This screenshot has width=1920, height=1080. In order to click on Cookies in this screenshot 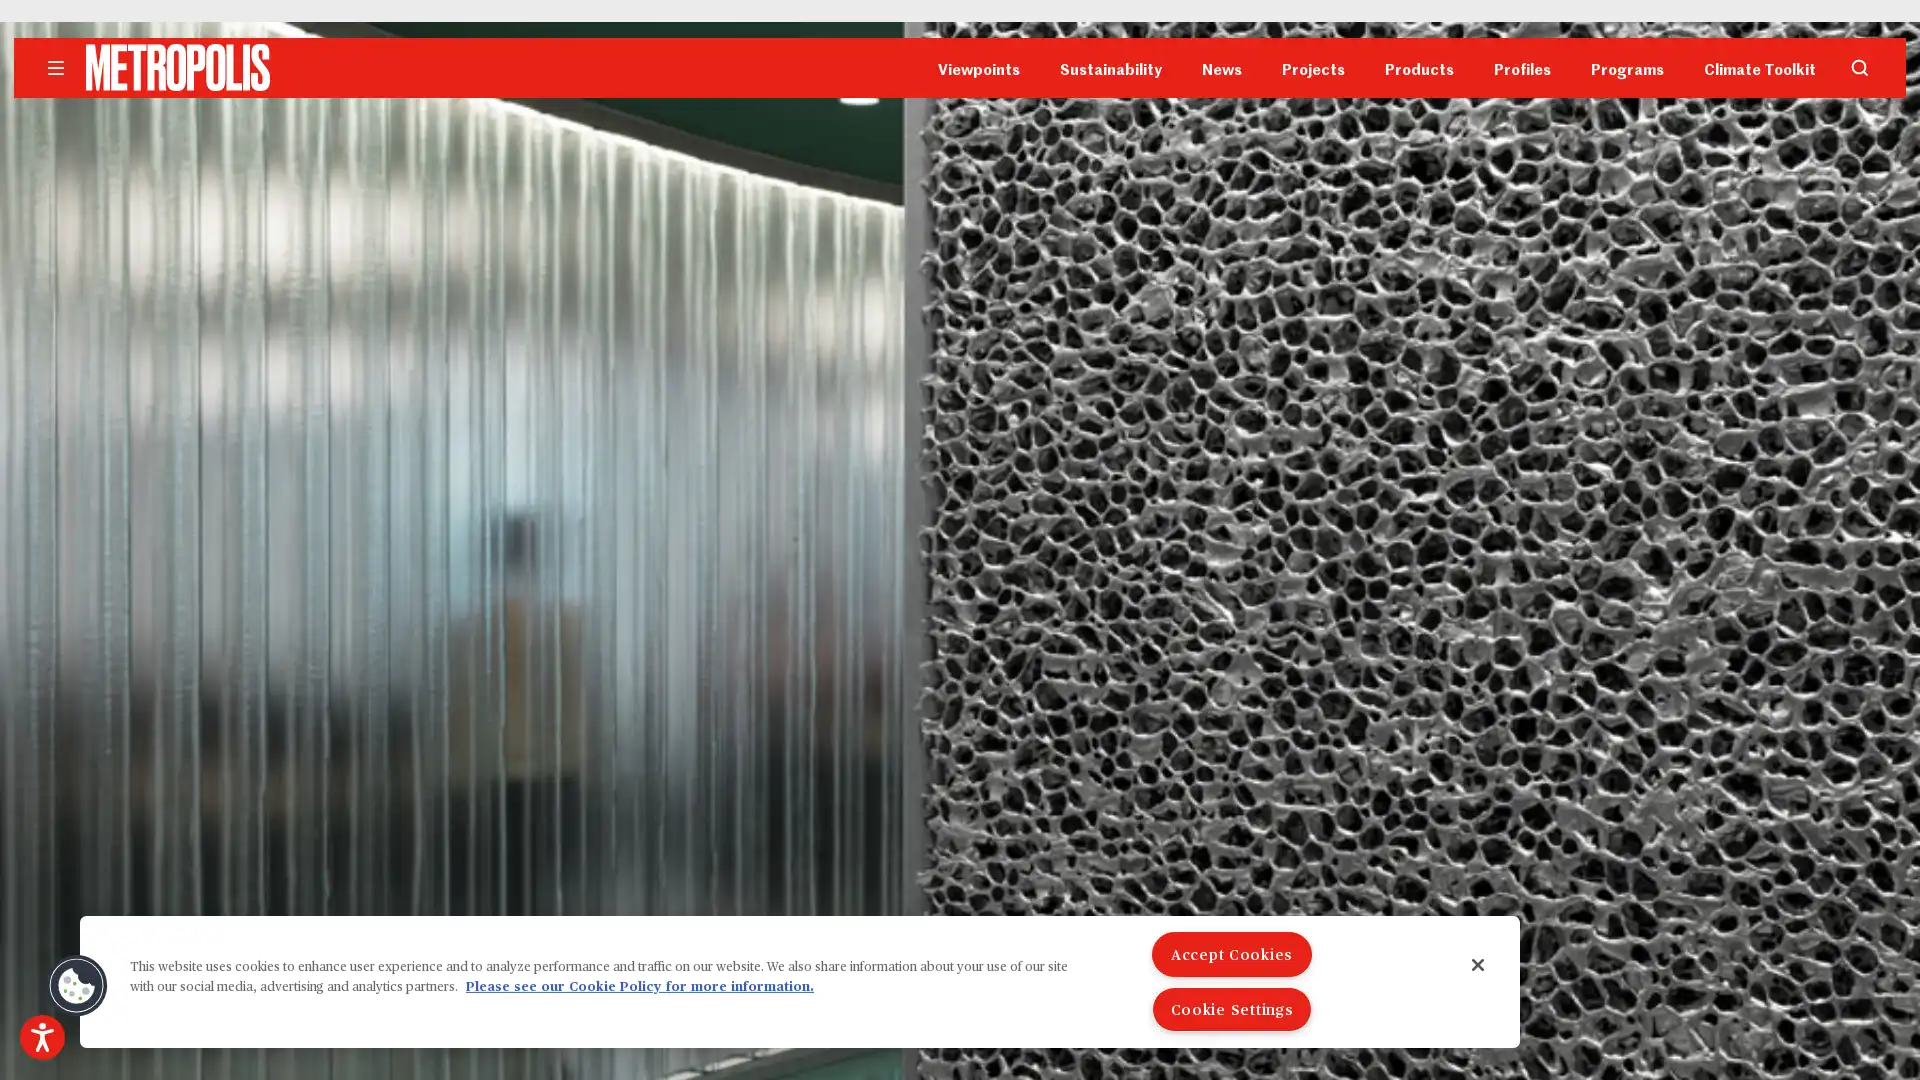, I will do `click(76, 985)`.